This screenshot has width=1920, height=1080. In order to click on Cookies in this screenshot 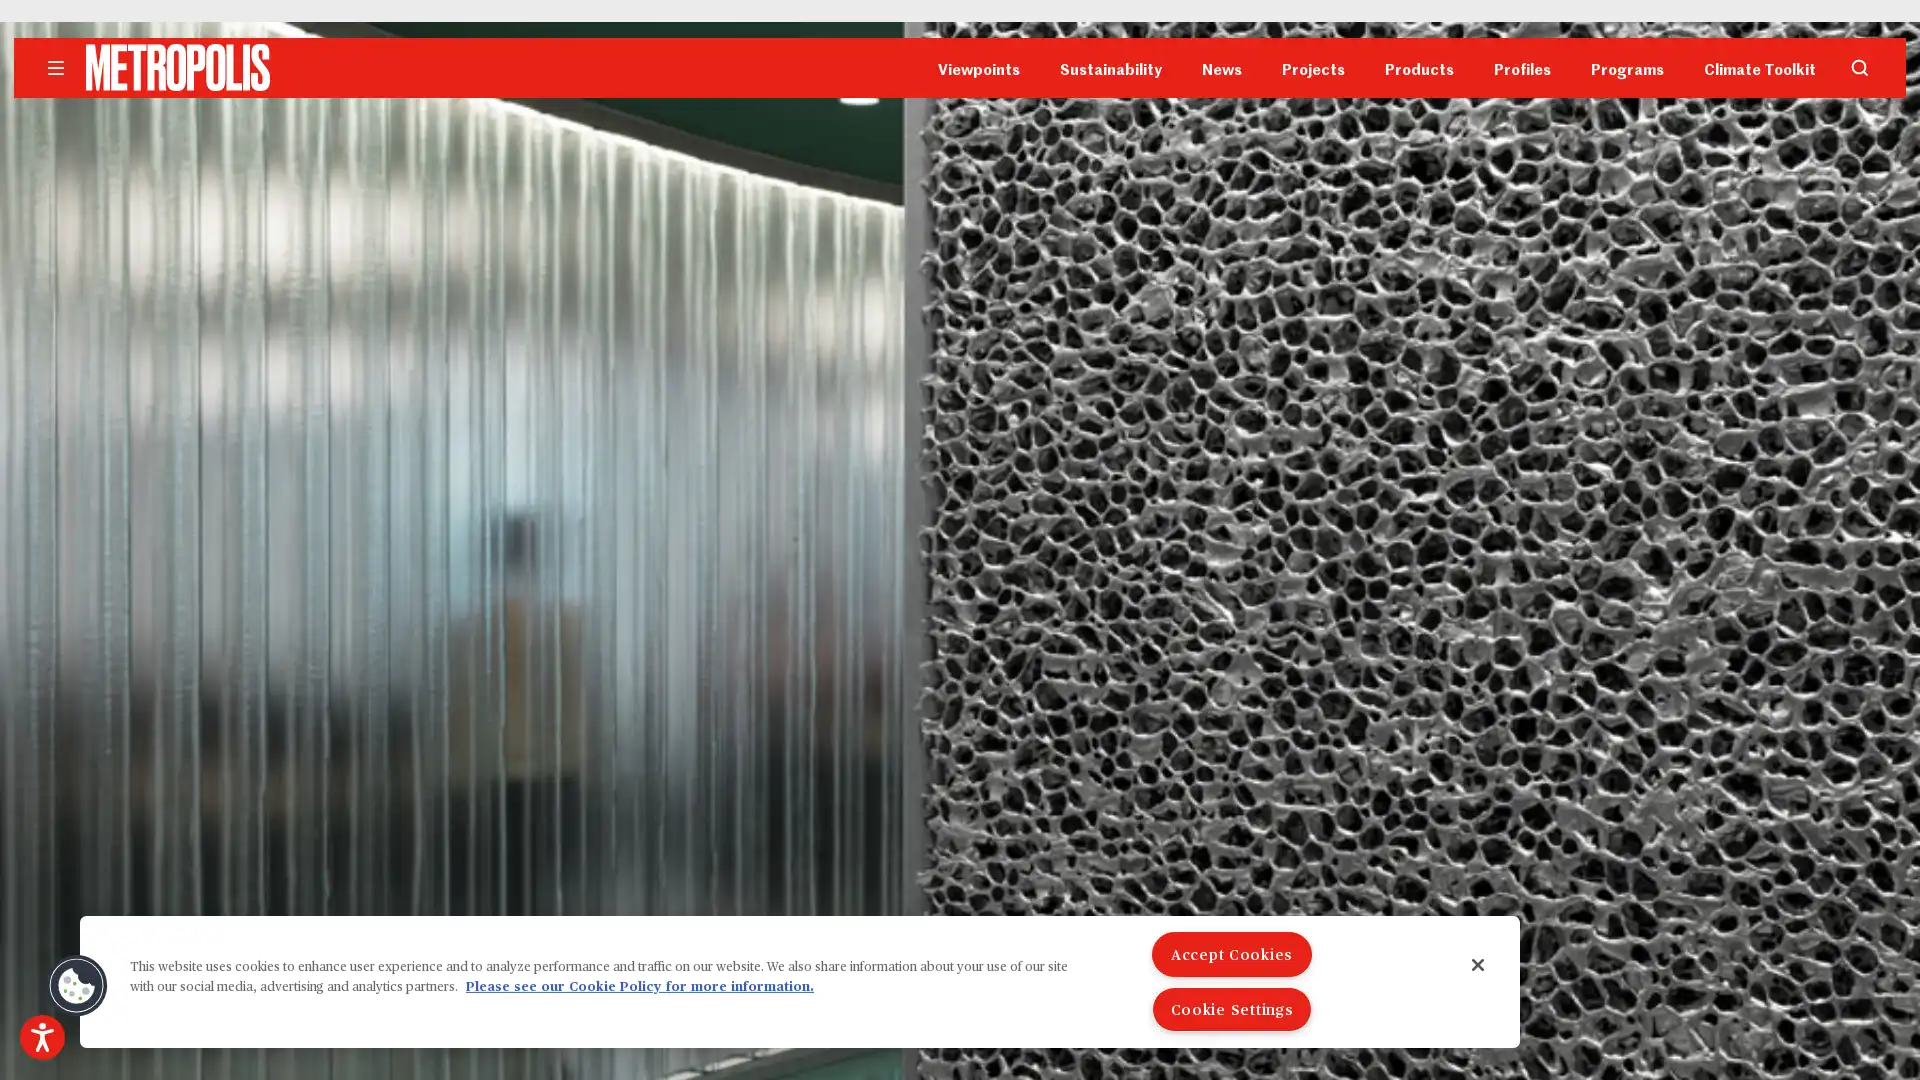, I will do `click(76, 985)`.